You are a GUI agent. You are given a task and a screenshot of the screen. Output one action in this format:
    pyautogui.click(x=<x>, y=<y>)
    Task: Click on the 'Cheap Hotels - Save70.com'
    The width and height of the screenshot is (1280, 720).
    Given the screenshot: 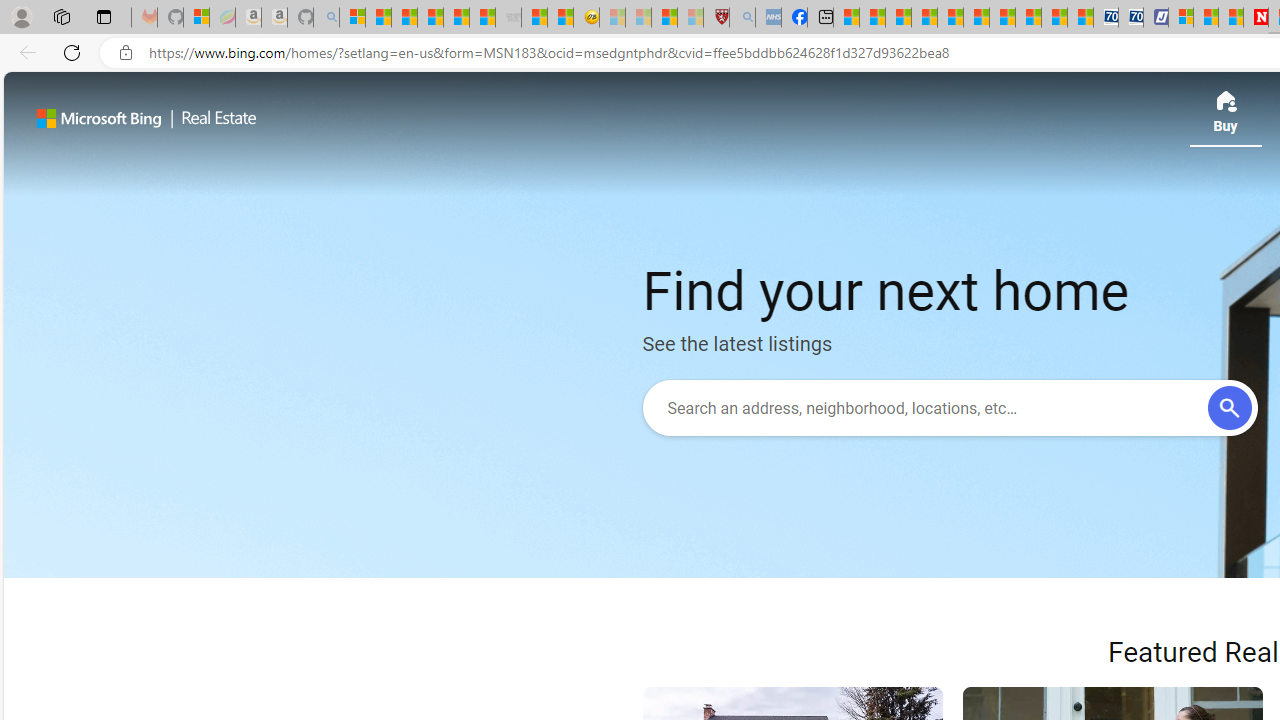 What is the action you would take?
    pyautogui.click(x=1130, y=17)
    